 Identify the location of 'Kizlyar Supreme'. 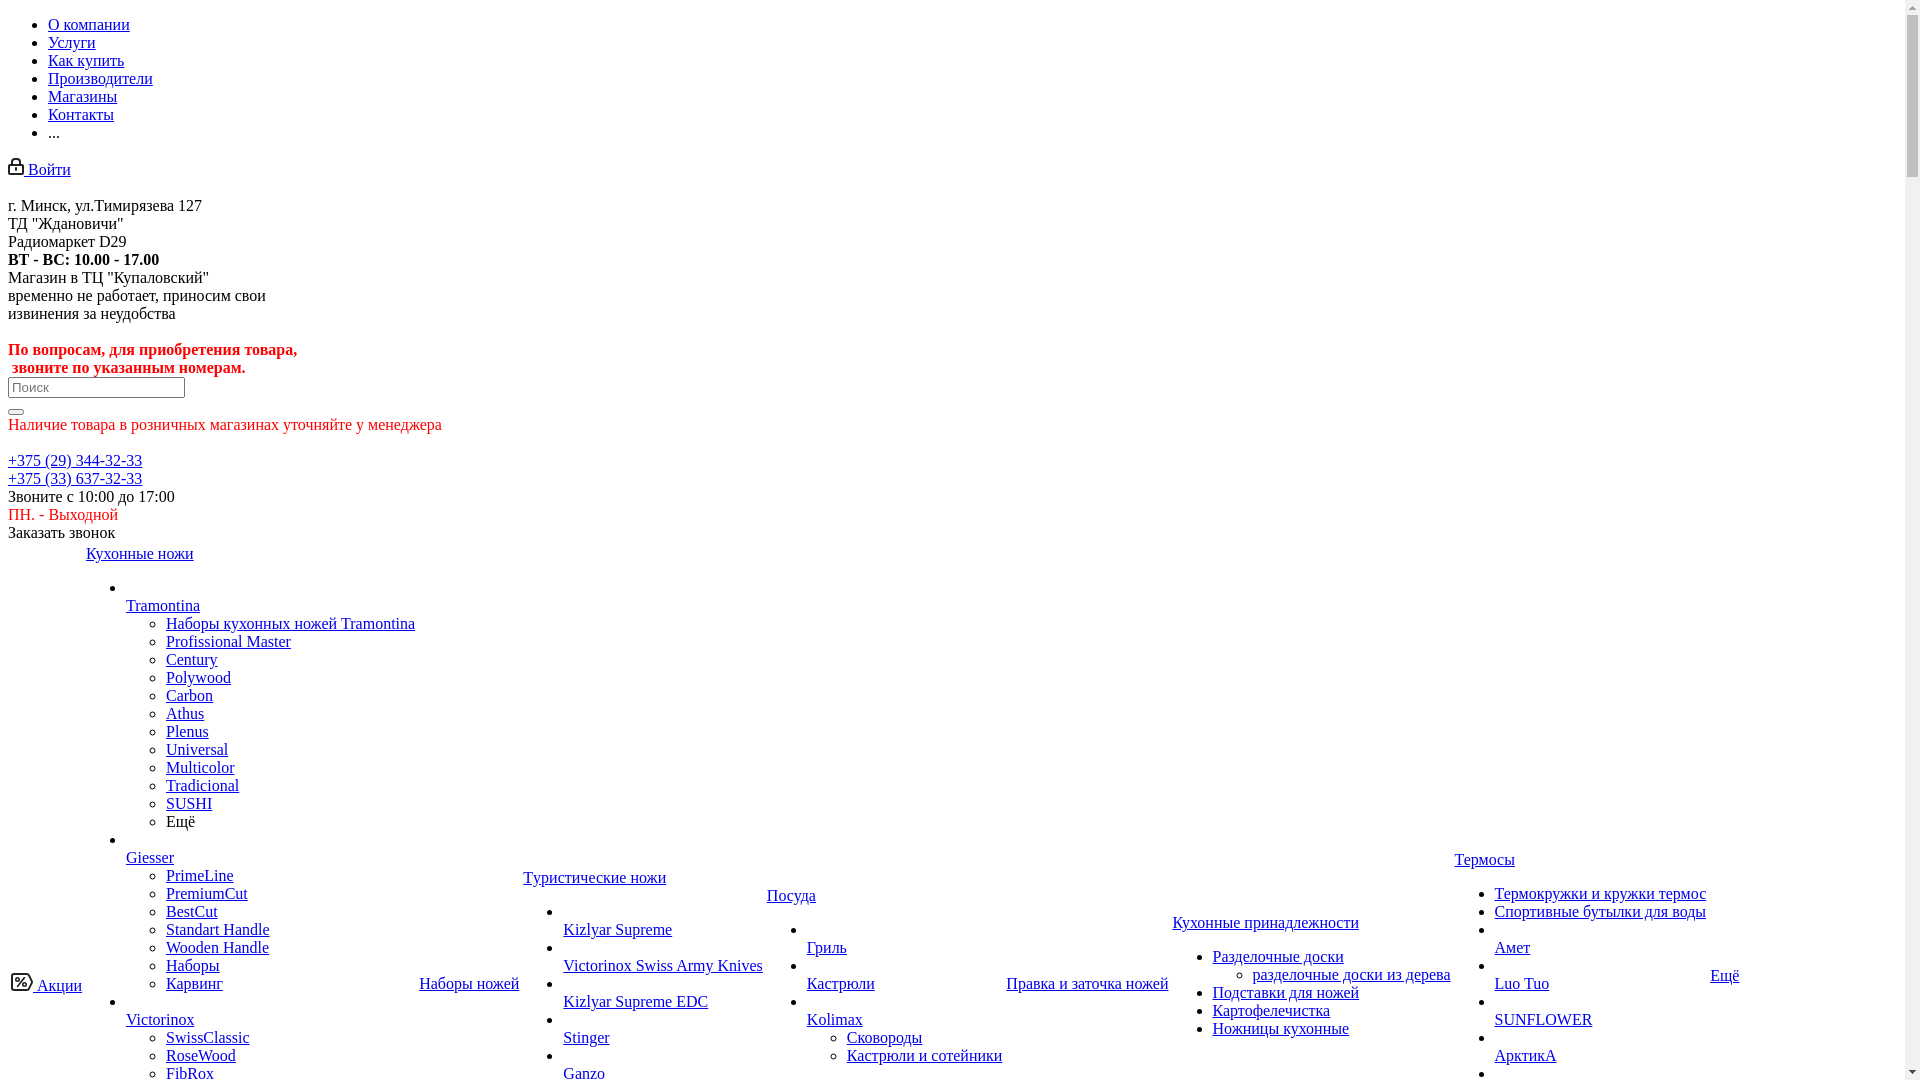
(562, 916).